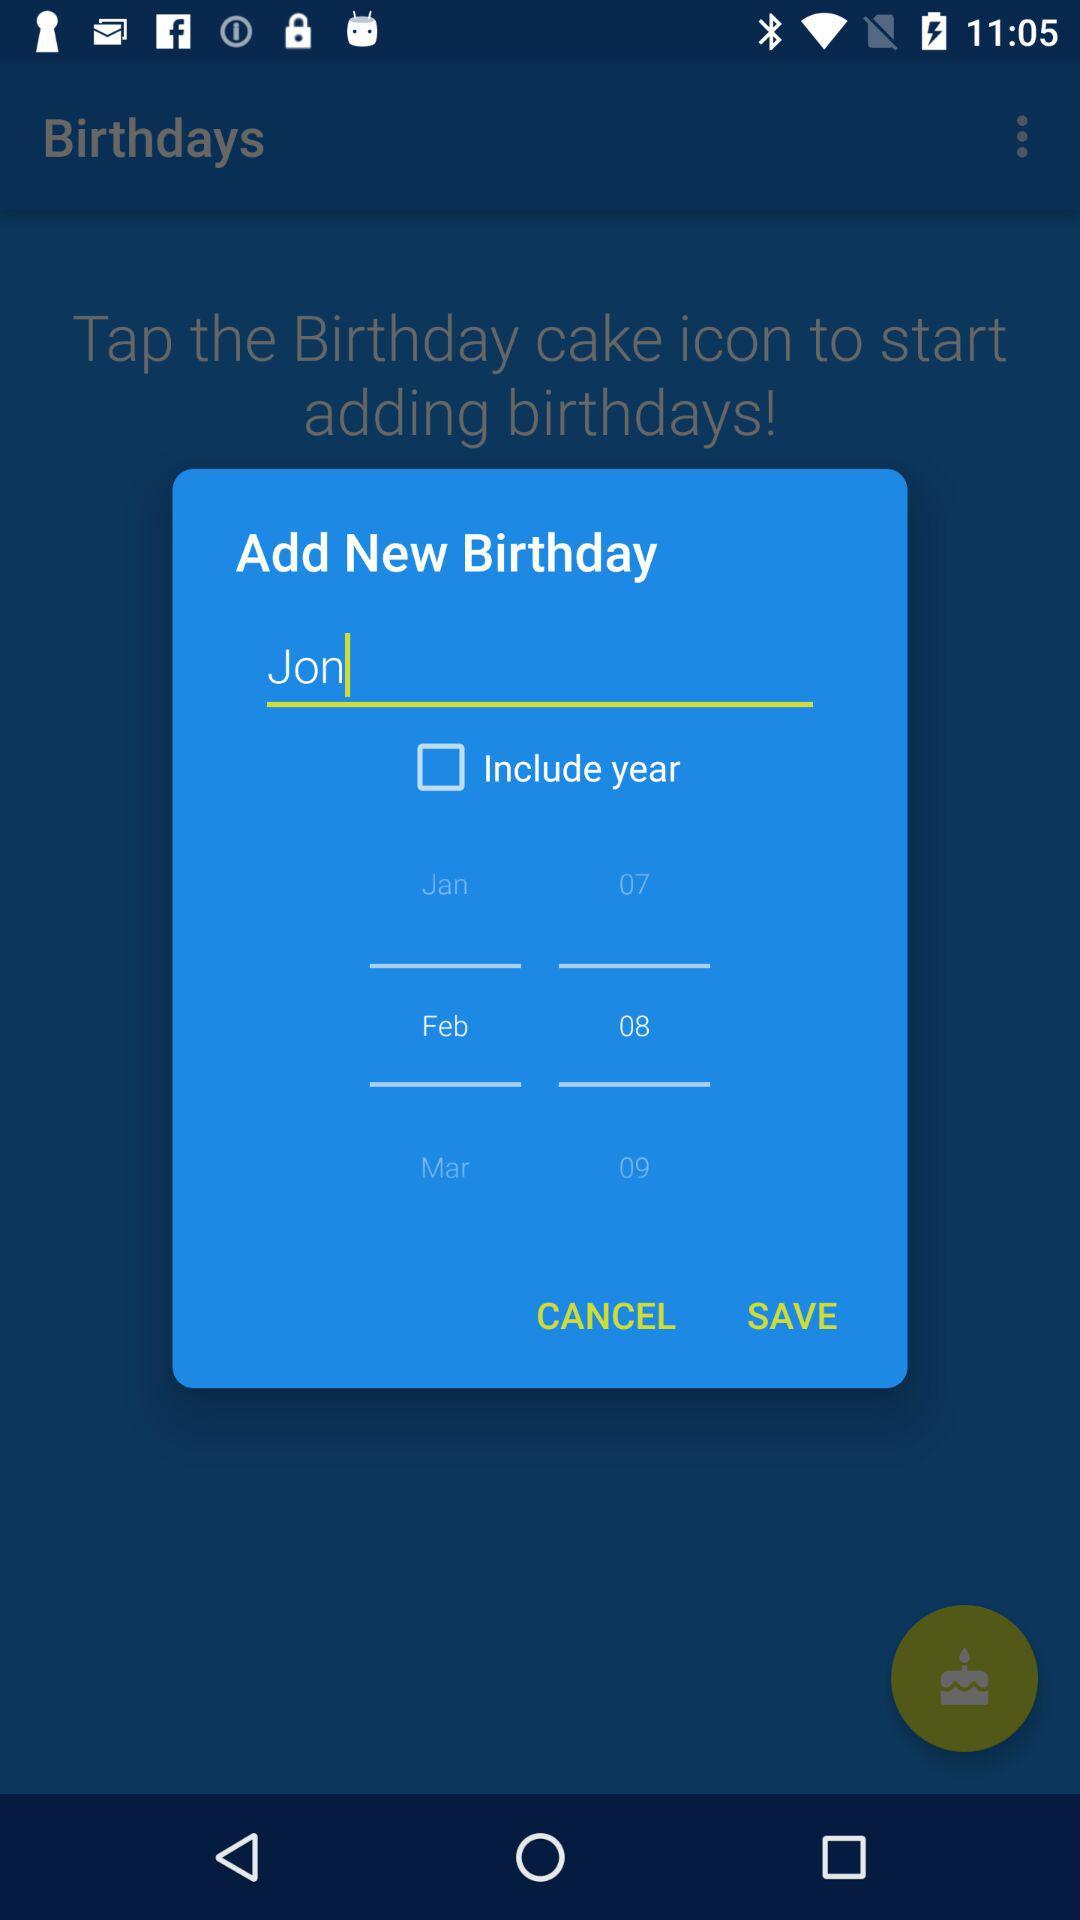 Image resolution: width=1080 pixels, height=1920 pixels. Describe the element at coordinates (540, 666) in the screenshot. I see `the jon` at that location.